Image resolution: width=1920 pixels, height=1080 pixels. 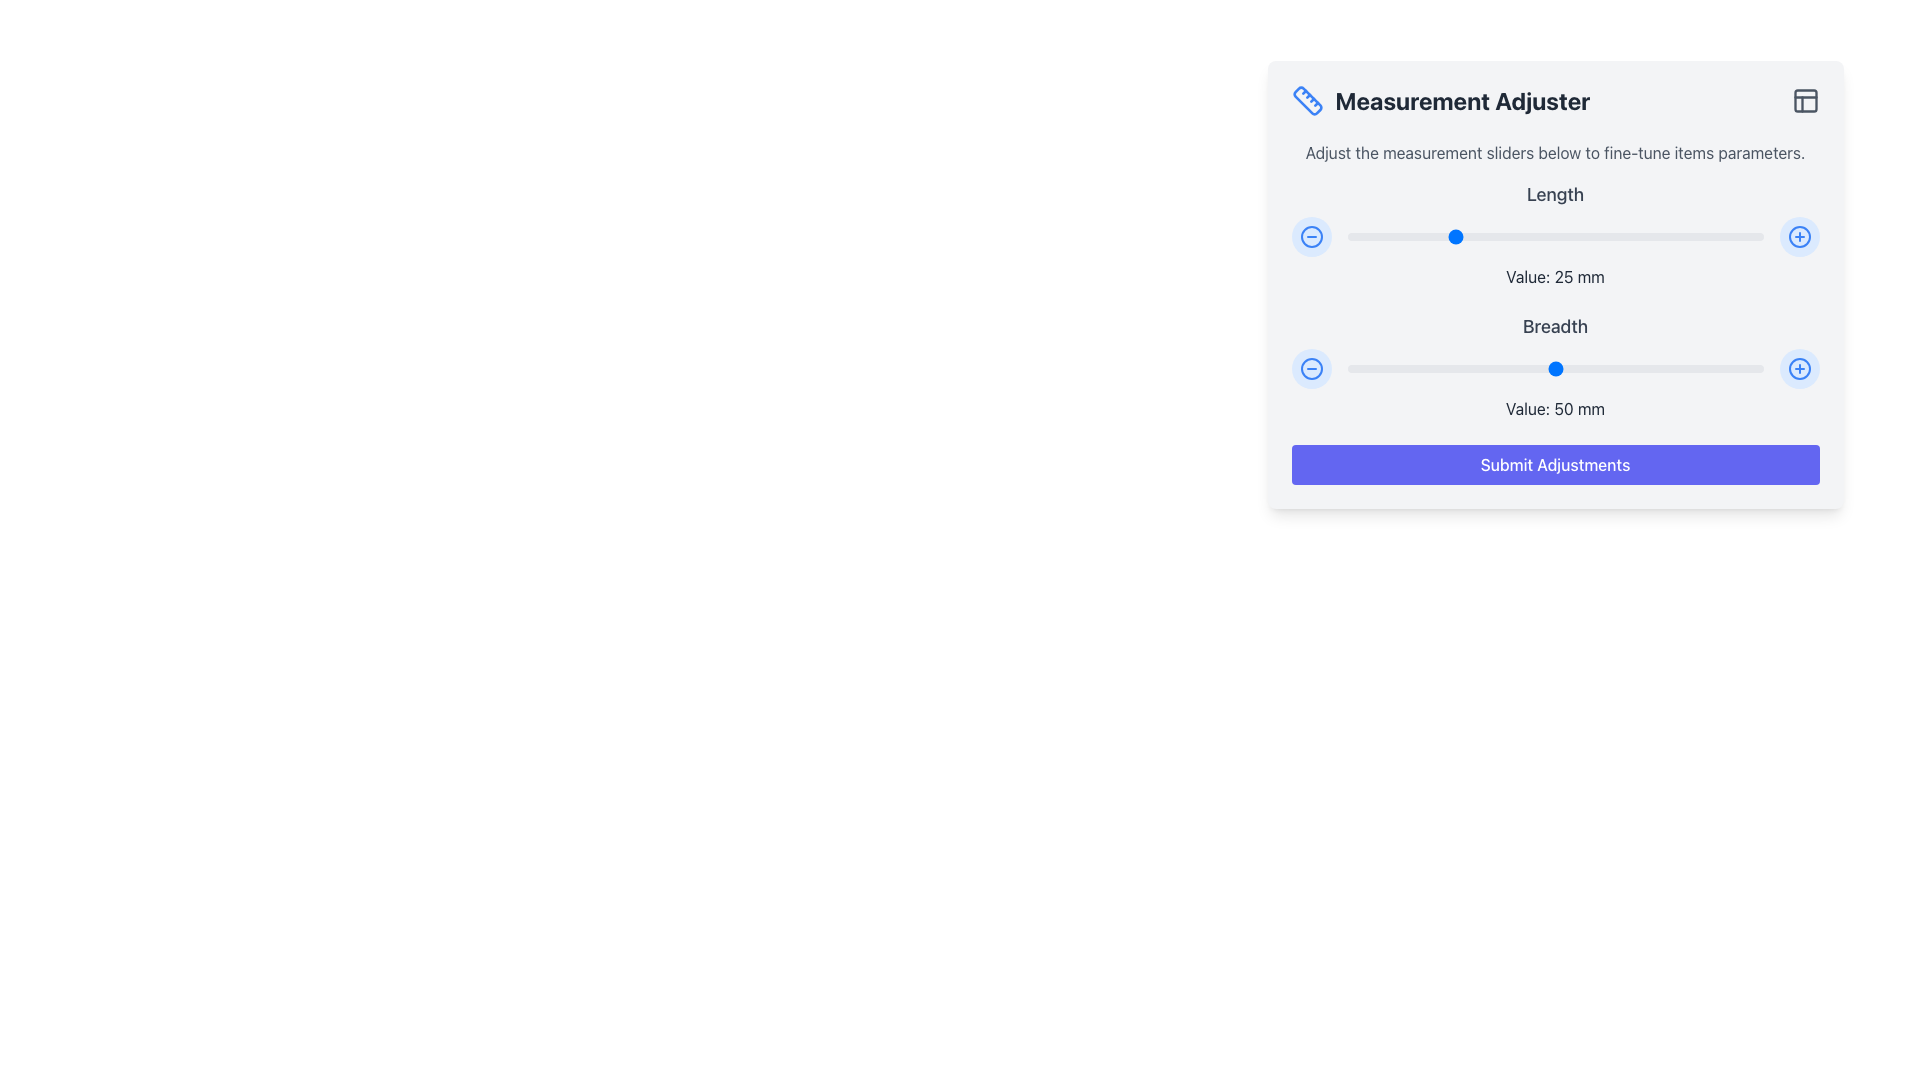 I want to click on the length value, so click(x=1720, y=235).